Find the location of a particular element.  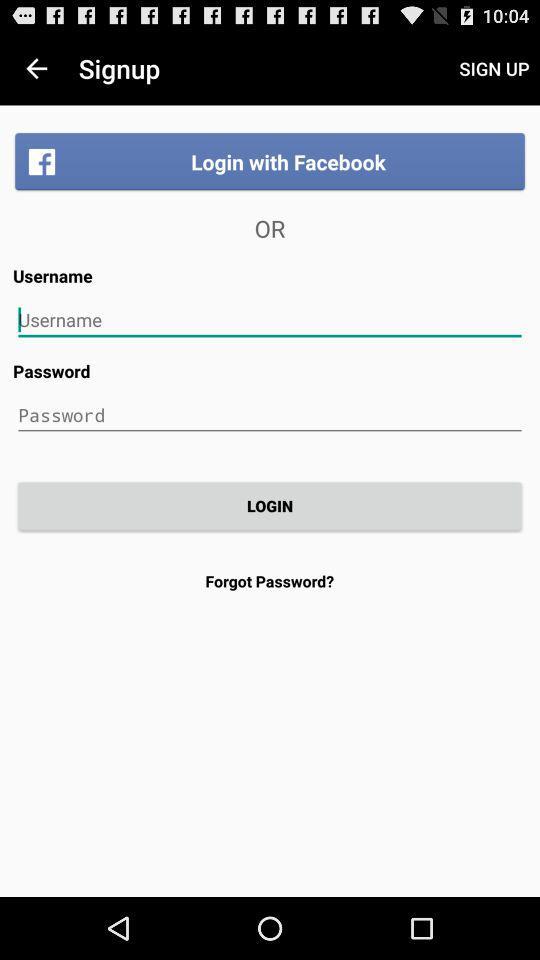

password to login is located at coordinates (270, 414).